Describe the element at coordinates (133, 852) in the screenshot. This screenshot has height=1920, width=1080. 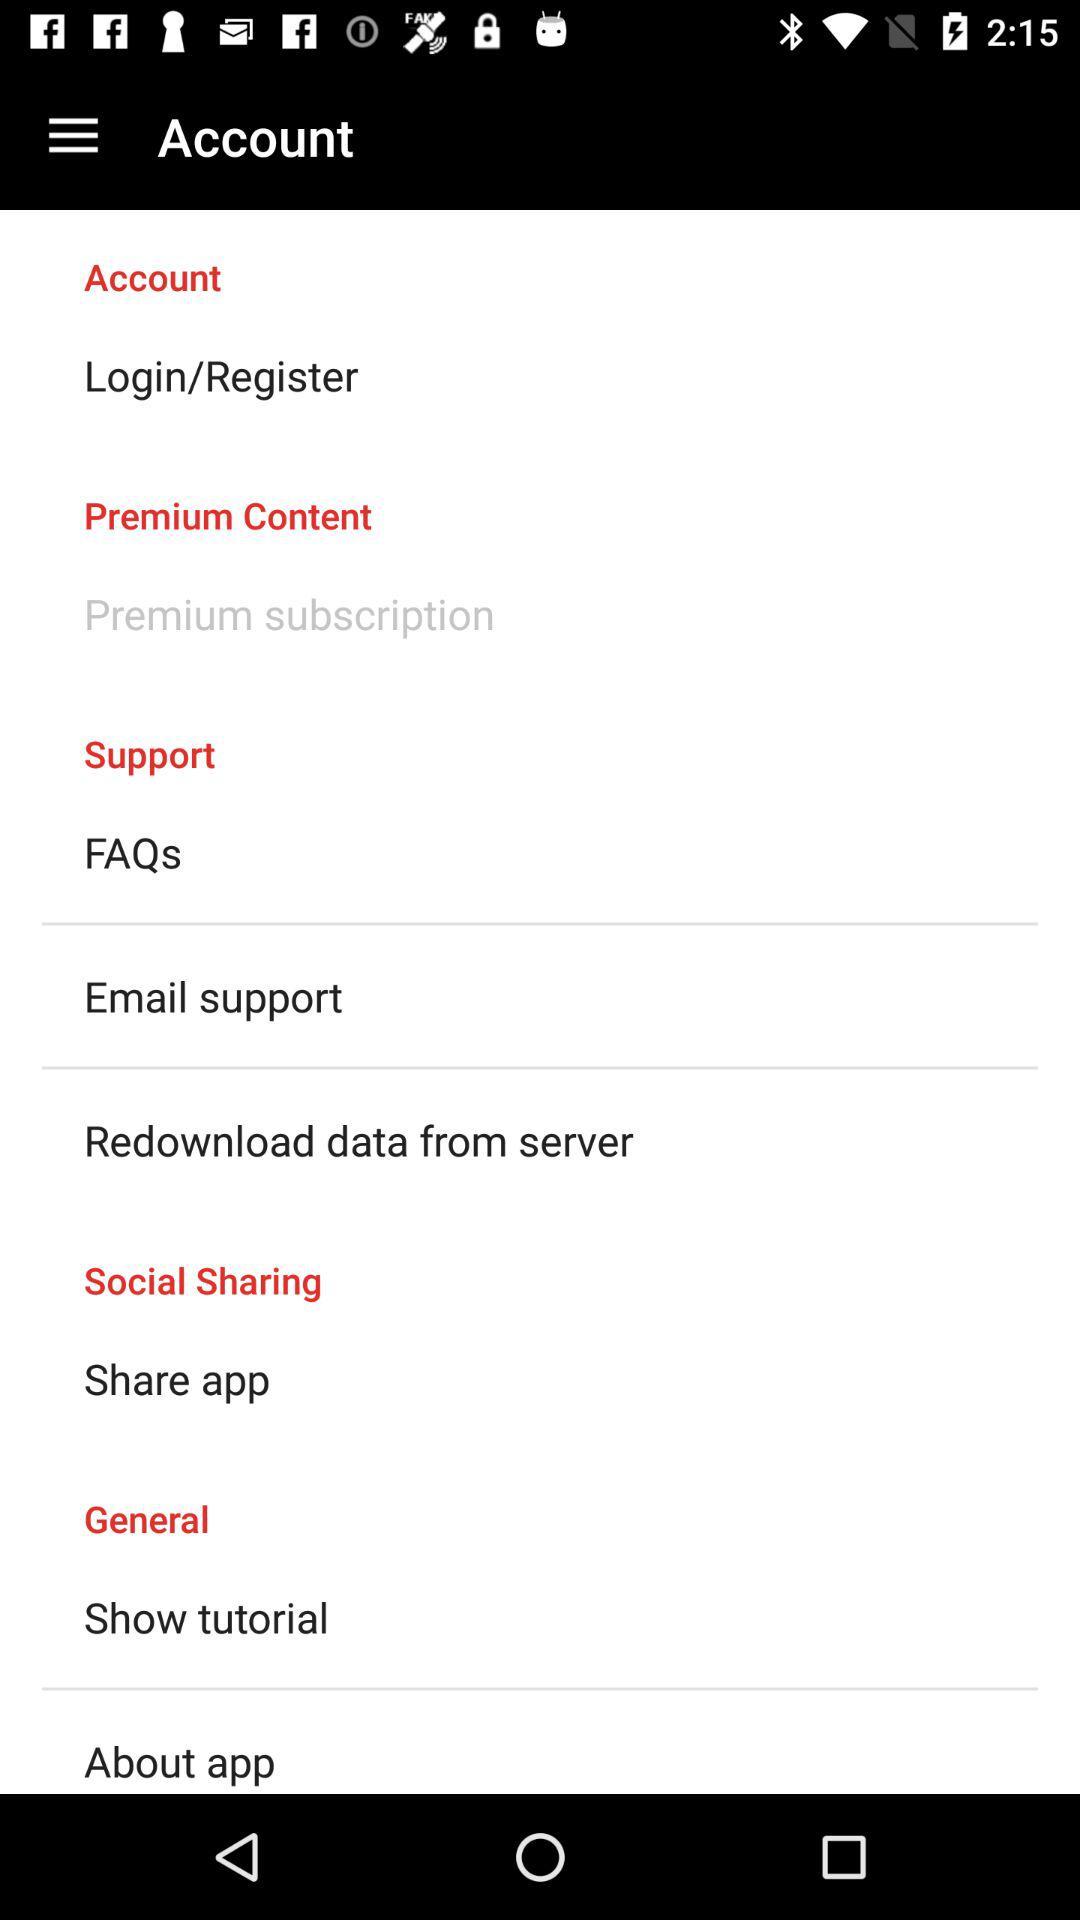
I see `faqs item` at that location.